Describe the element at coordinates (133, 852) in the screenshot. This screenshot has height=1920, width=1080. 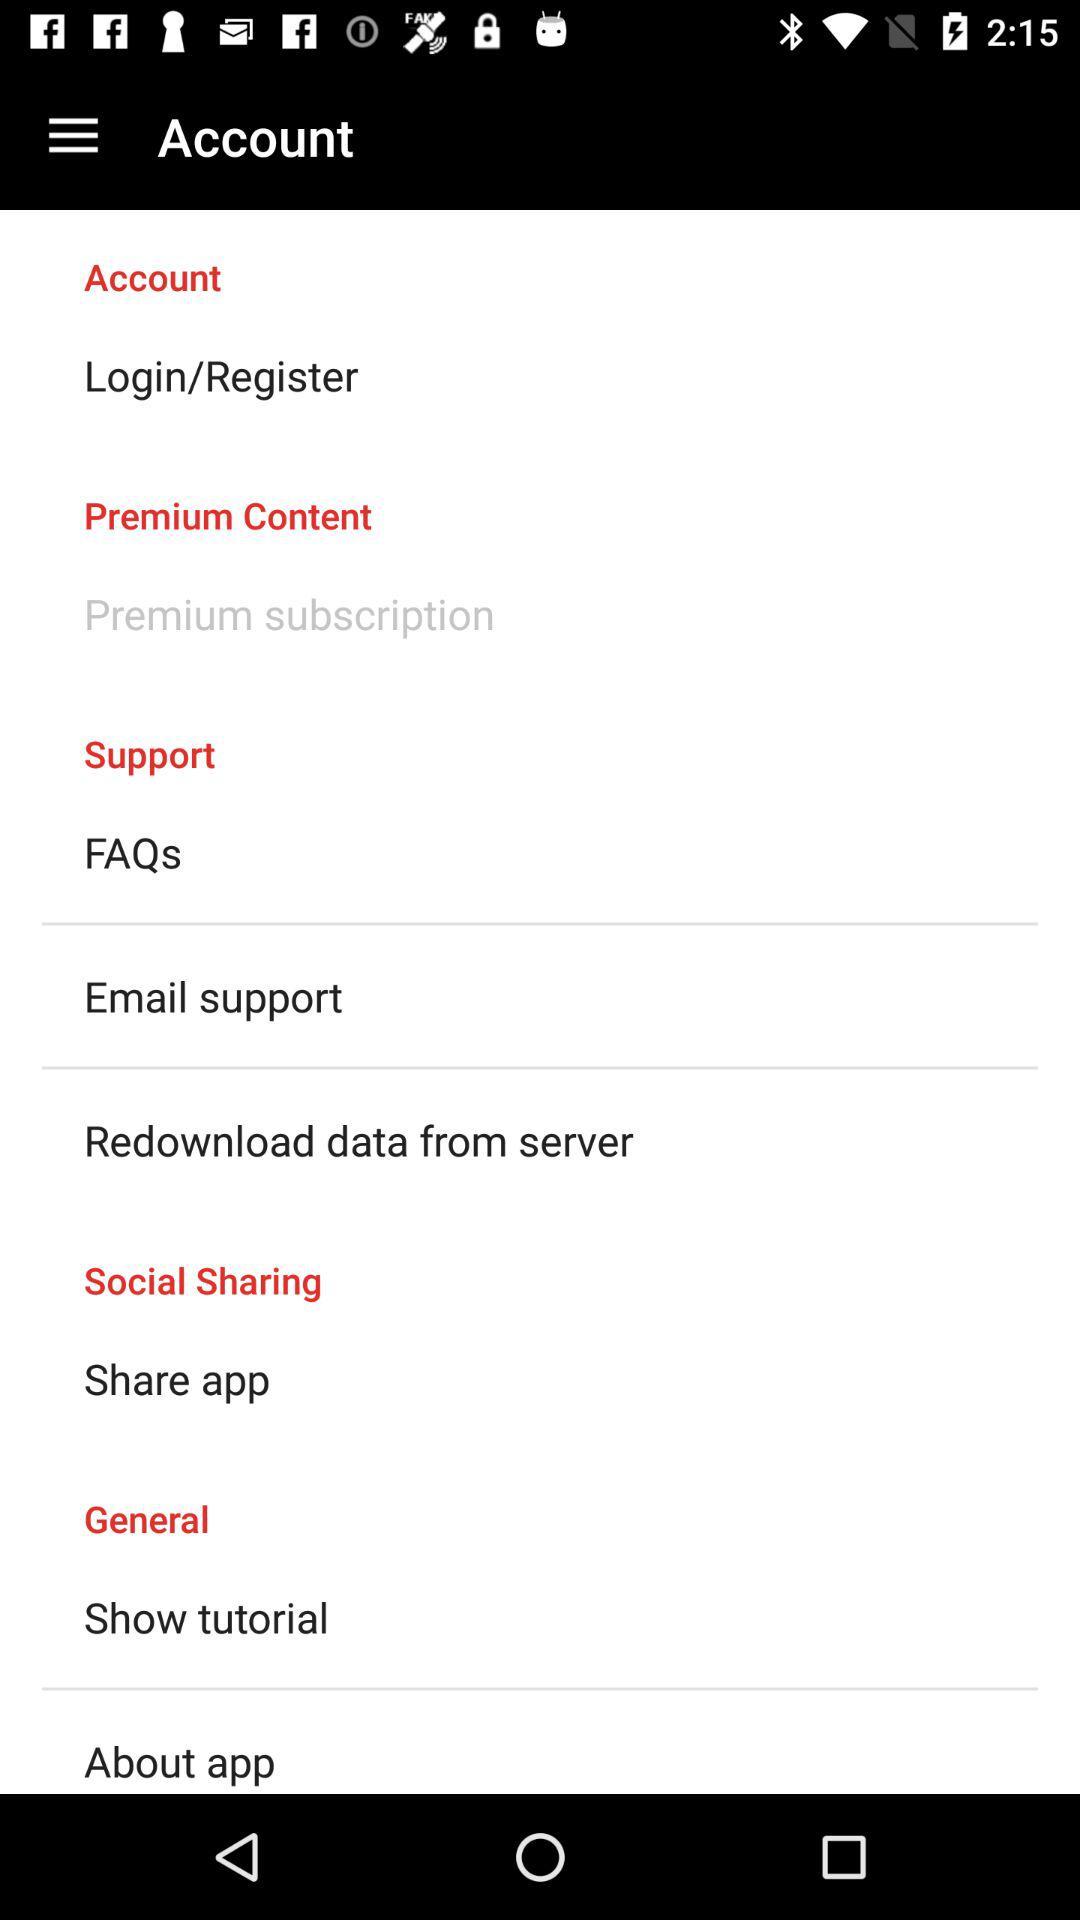
I see `faqs item` at that location.